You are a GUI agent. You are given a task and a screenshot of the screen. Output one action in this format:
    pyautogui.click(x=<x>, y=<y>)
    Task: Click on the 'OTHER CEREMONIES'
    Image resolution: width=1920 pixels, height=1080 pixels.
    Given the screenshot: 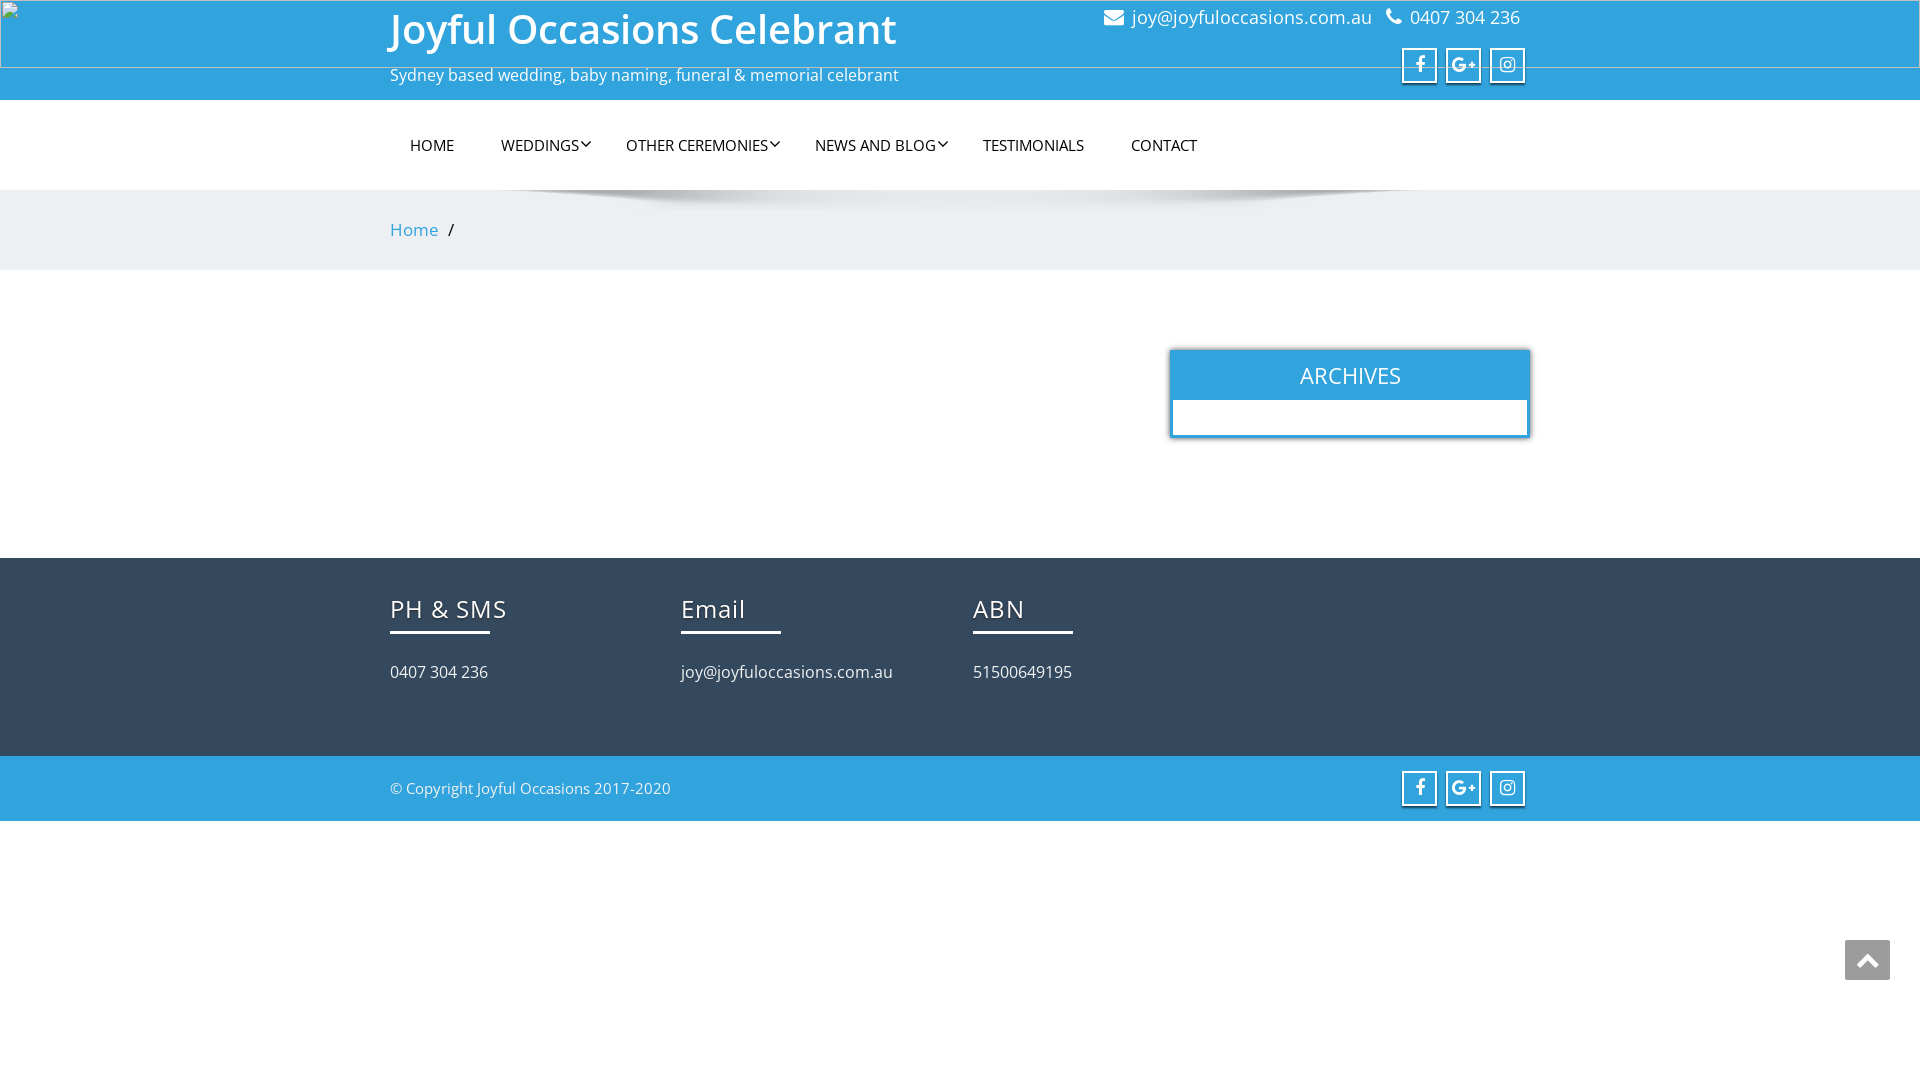 What is the action you would take?
    pyautogui.click(x=696, y=144)
    